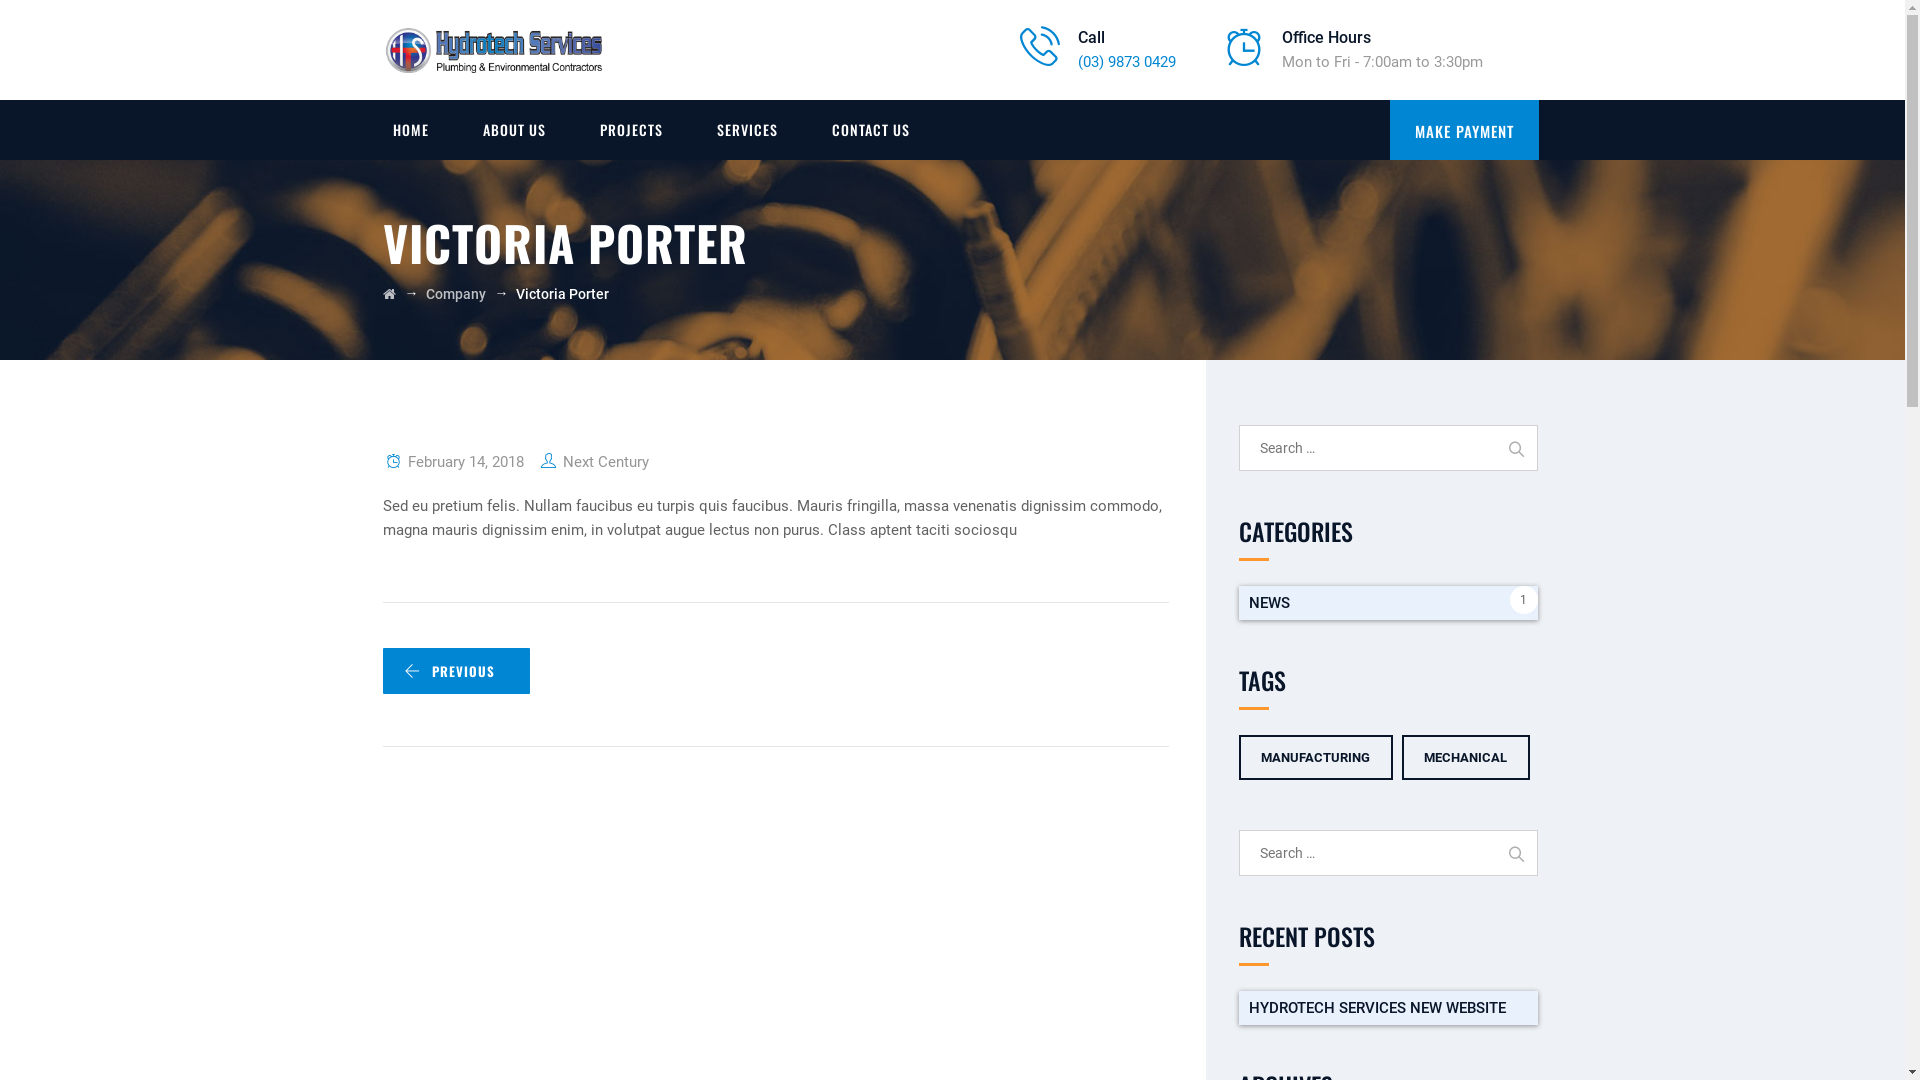  Describe the element at coordinates (454, 671) in the screenshot. I see `'PREVIOUS'` at that location.